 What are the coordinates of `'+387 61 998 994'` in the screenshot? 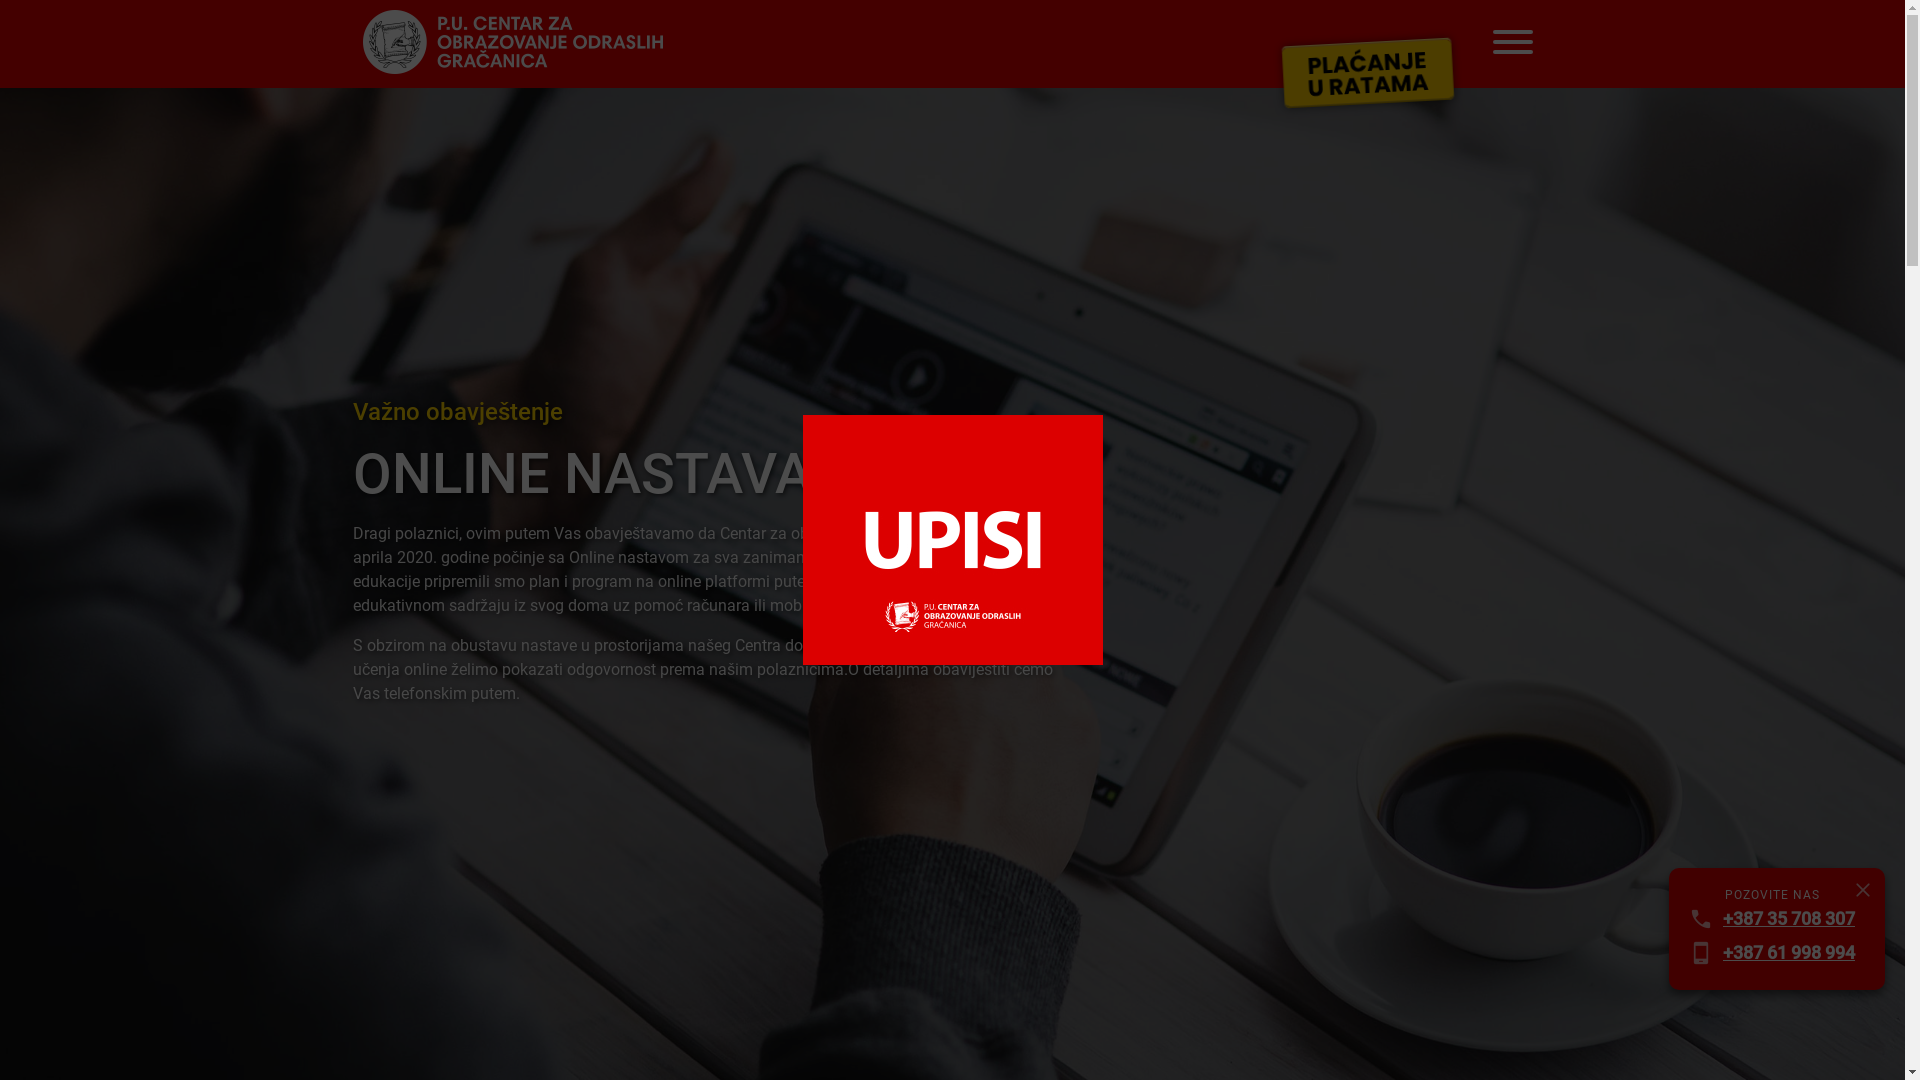 It's located at (1789, 951).